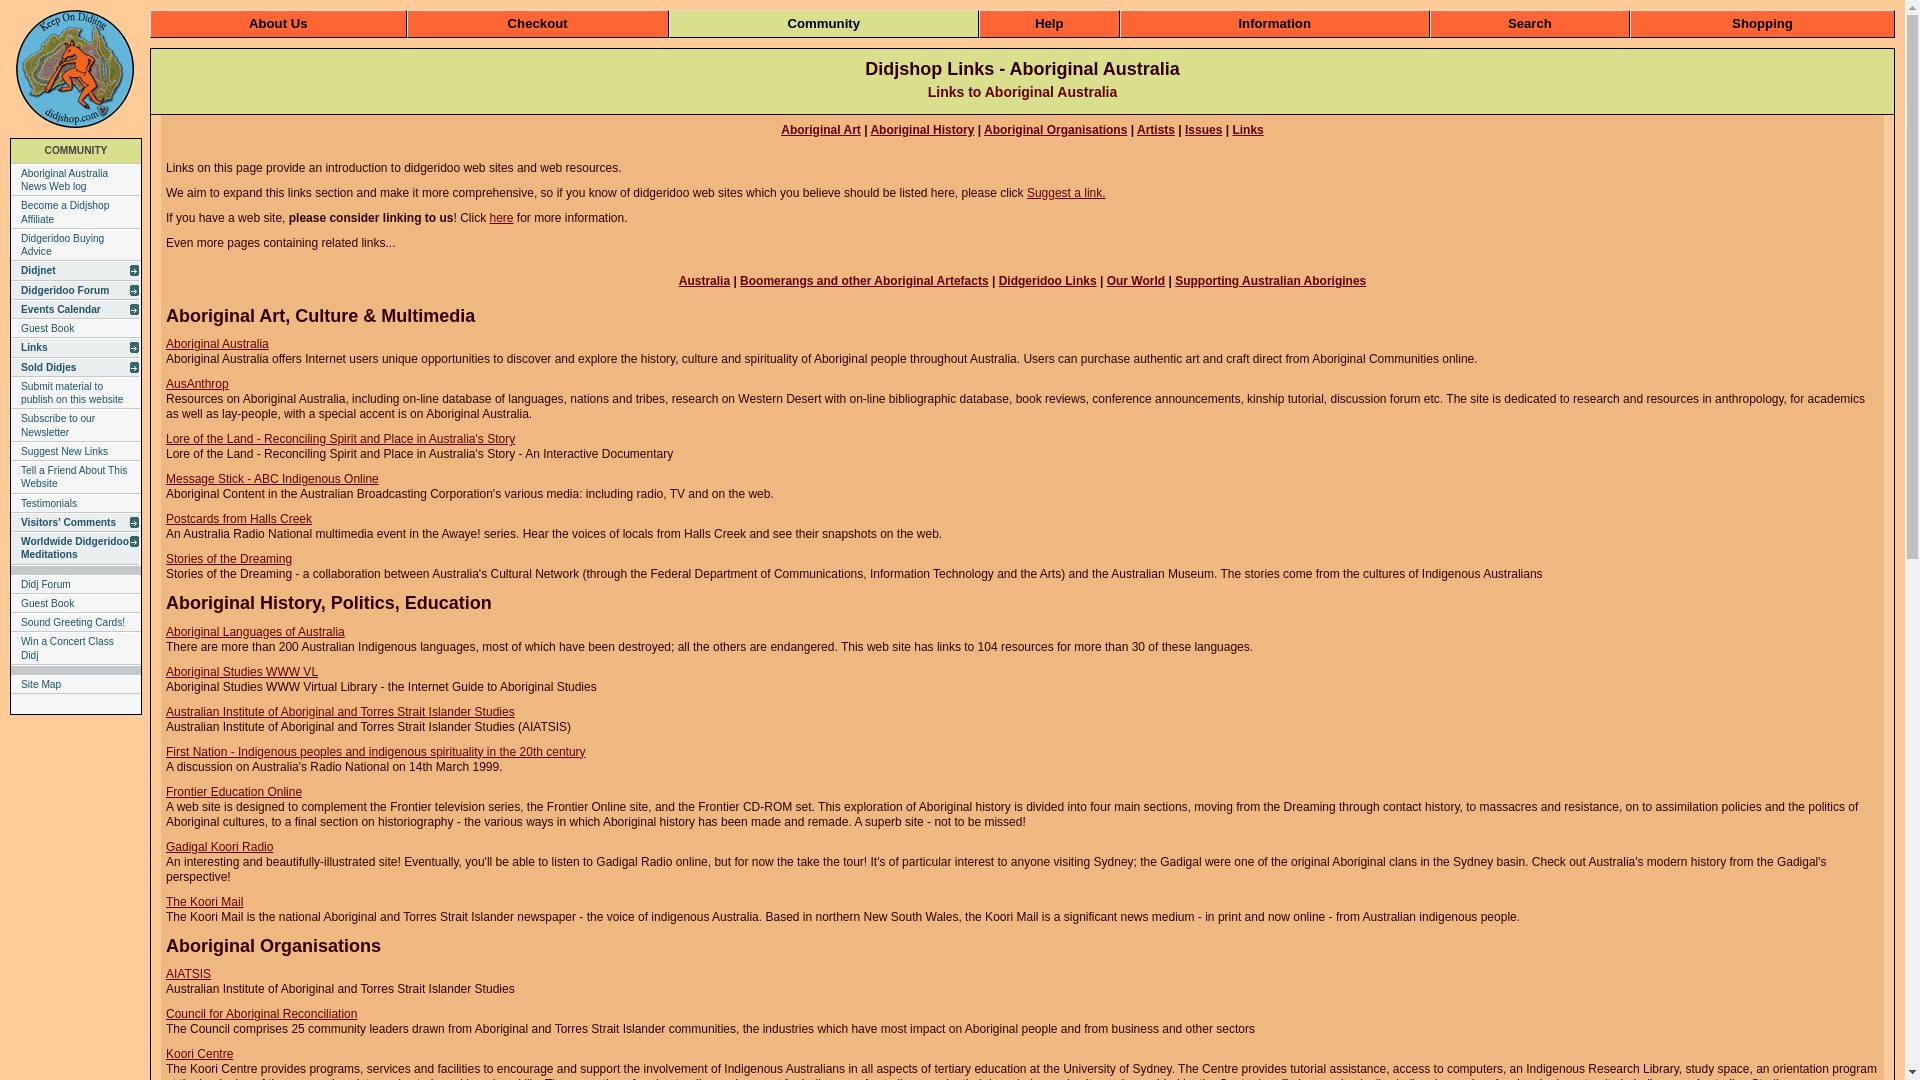  I want to click on 'here', so click(500, 218).